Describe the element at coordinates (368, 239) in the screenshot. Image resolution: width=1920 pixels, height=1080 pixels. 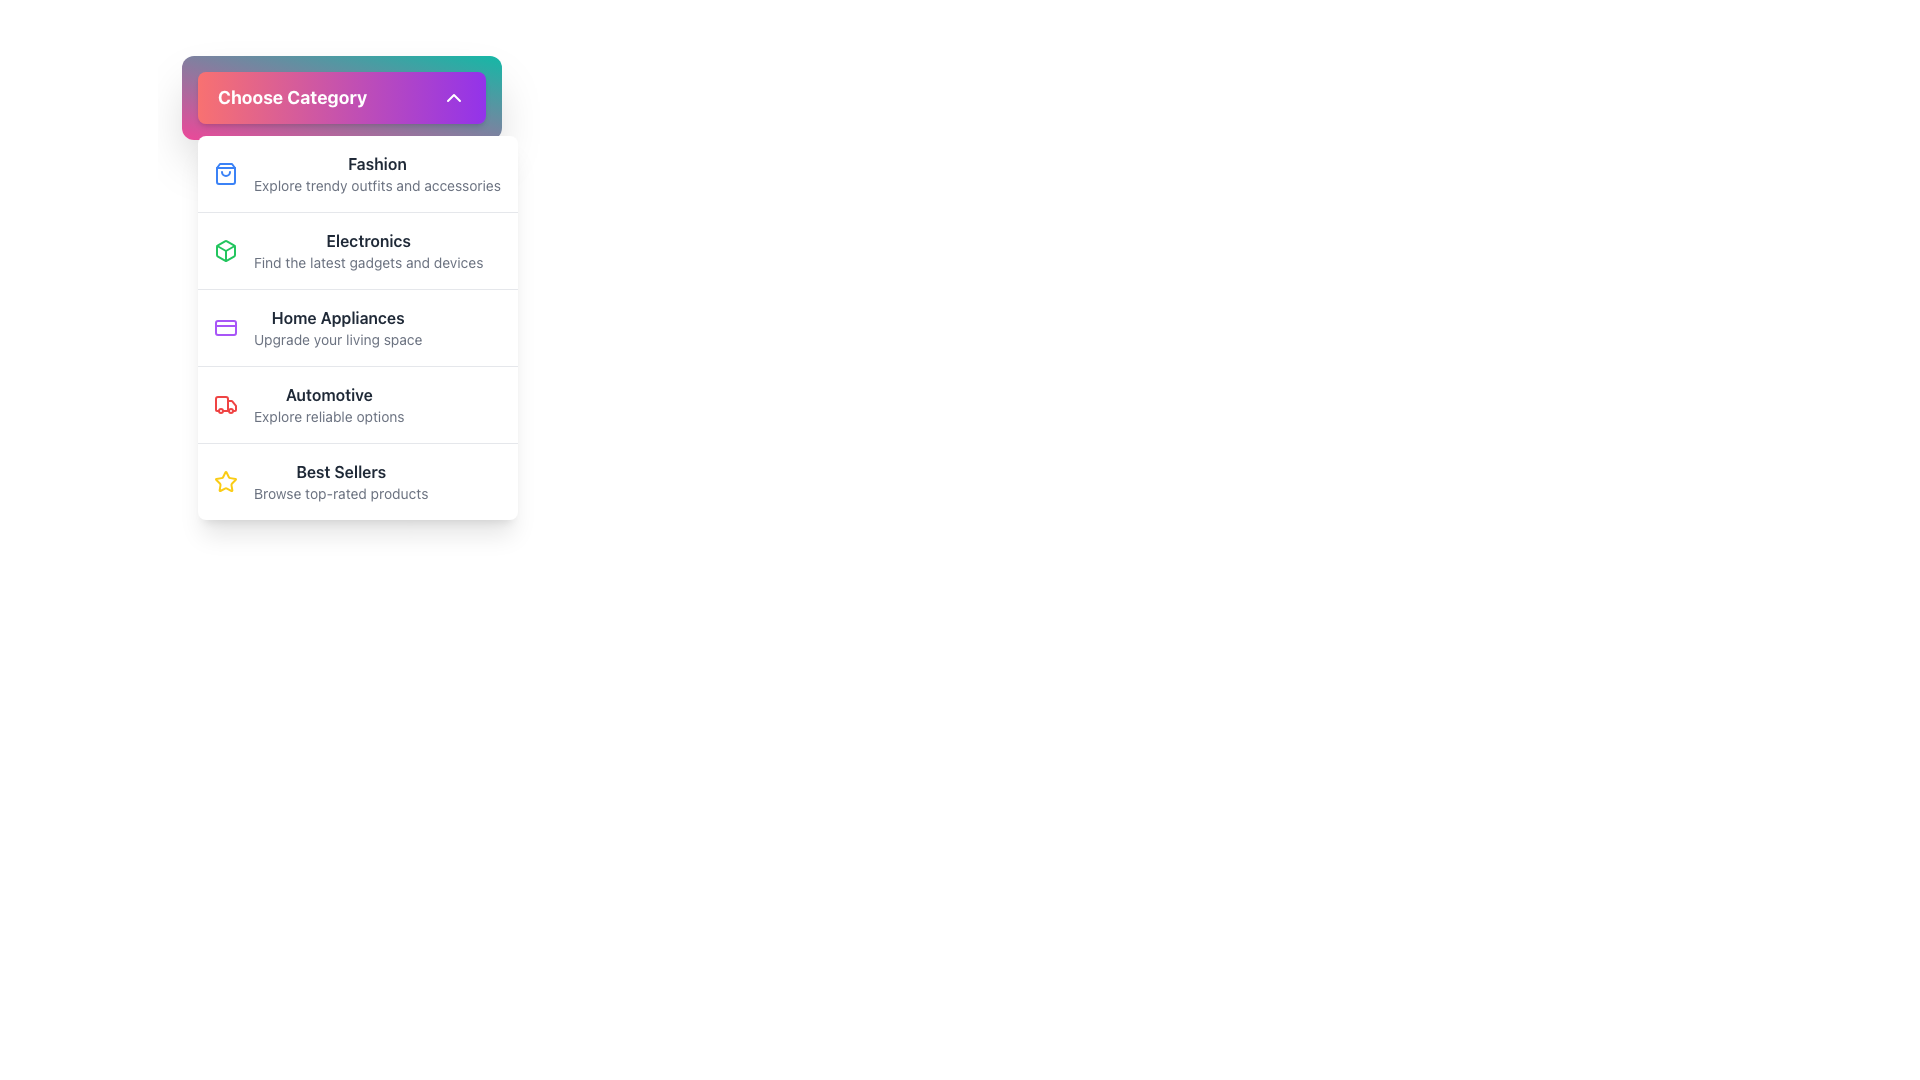
I see `the category label text element located within the dropdown list, which is positioned below 'Fashion' and above 'Home Appliances'` at that location.